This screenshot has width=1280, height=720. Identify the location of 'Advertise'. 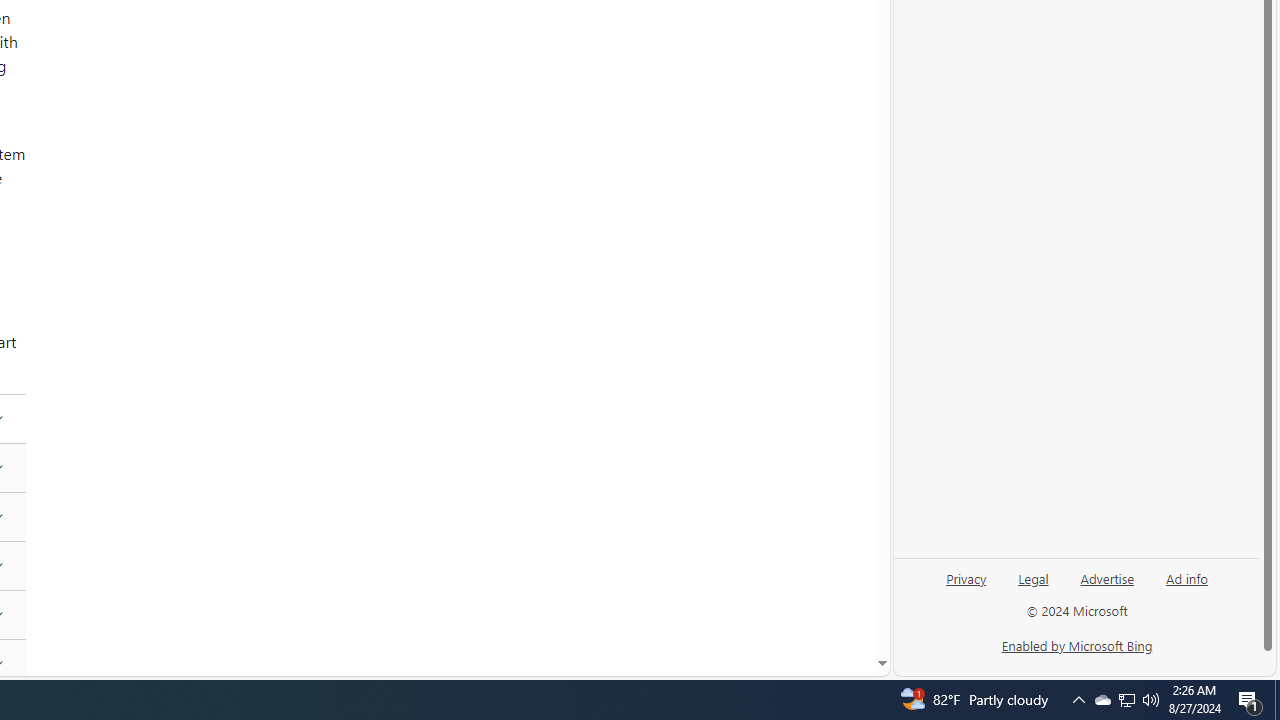
(1106, 585).